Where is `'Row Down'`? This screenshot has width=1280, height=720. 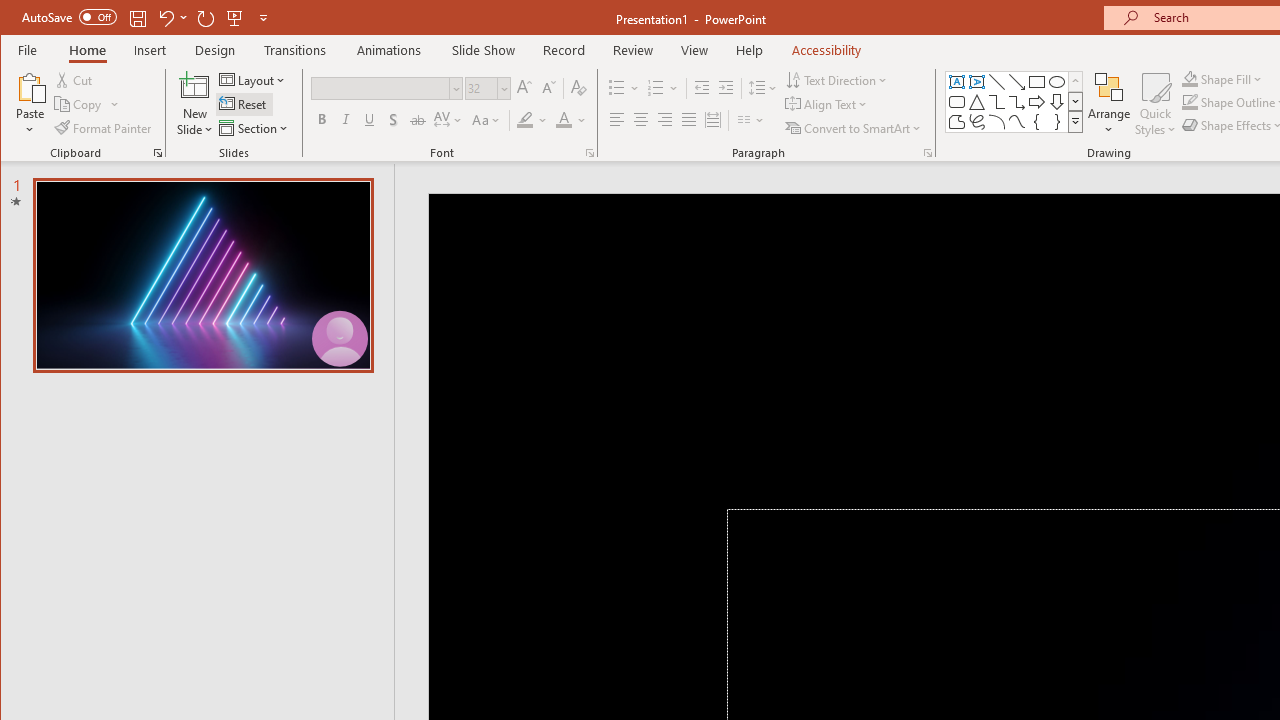 'Row Down' is located at coordinates (1074, 101).